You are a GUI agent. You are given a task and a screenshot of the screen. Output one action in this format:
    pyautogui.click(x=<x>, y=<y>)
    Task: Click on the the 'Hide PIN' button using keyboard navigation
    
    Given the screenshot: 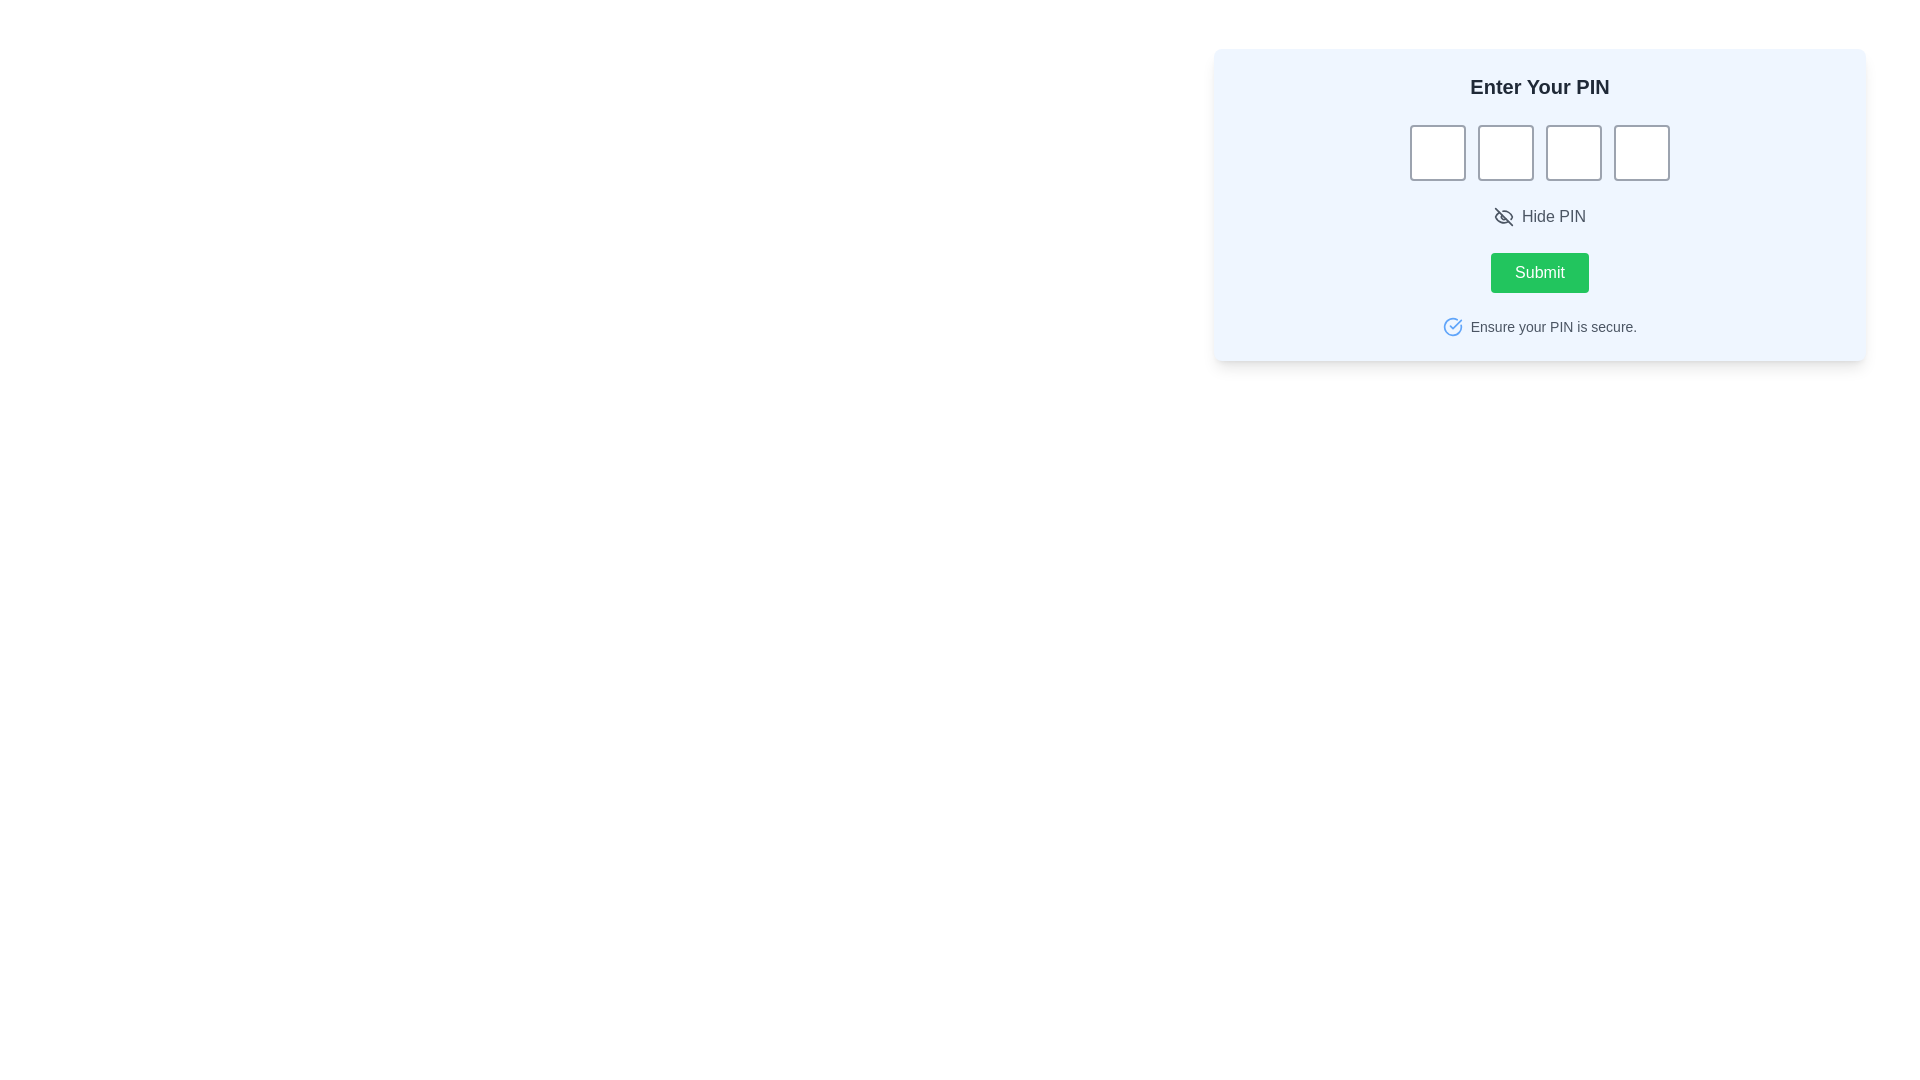 What is the action you would take?
    pyautogui.click(x=1539, y=216)
    